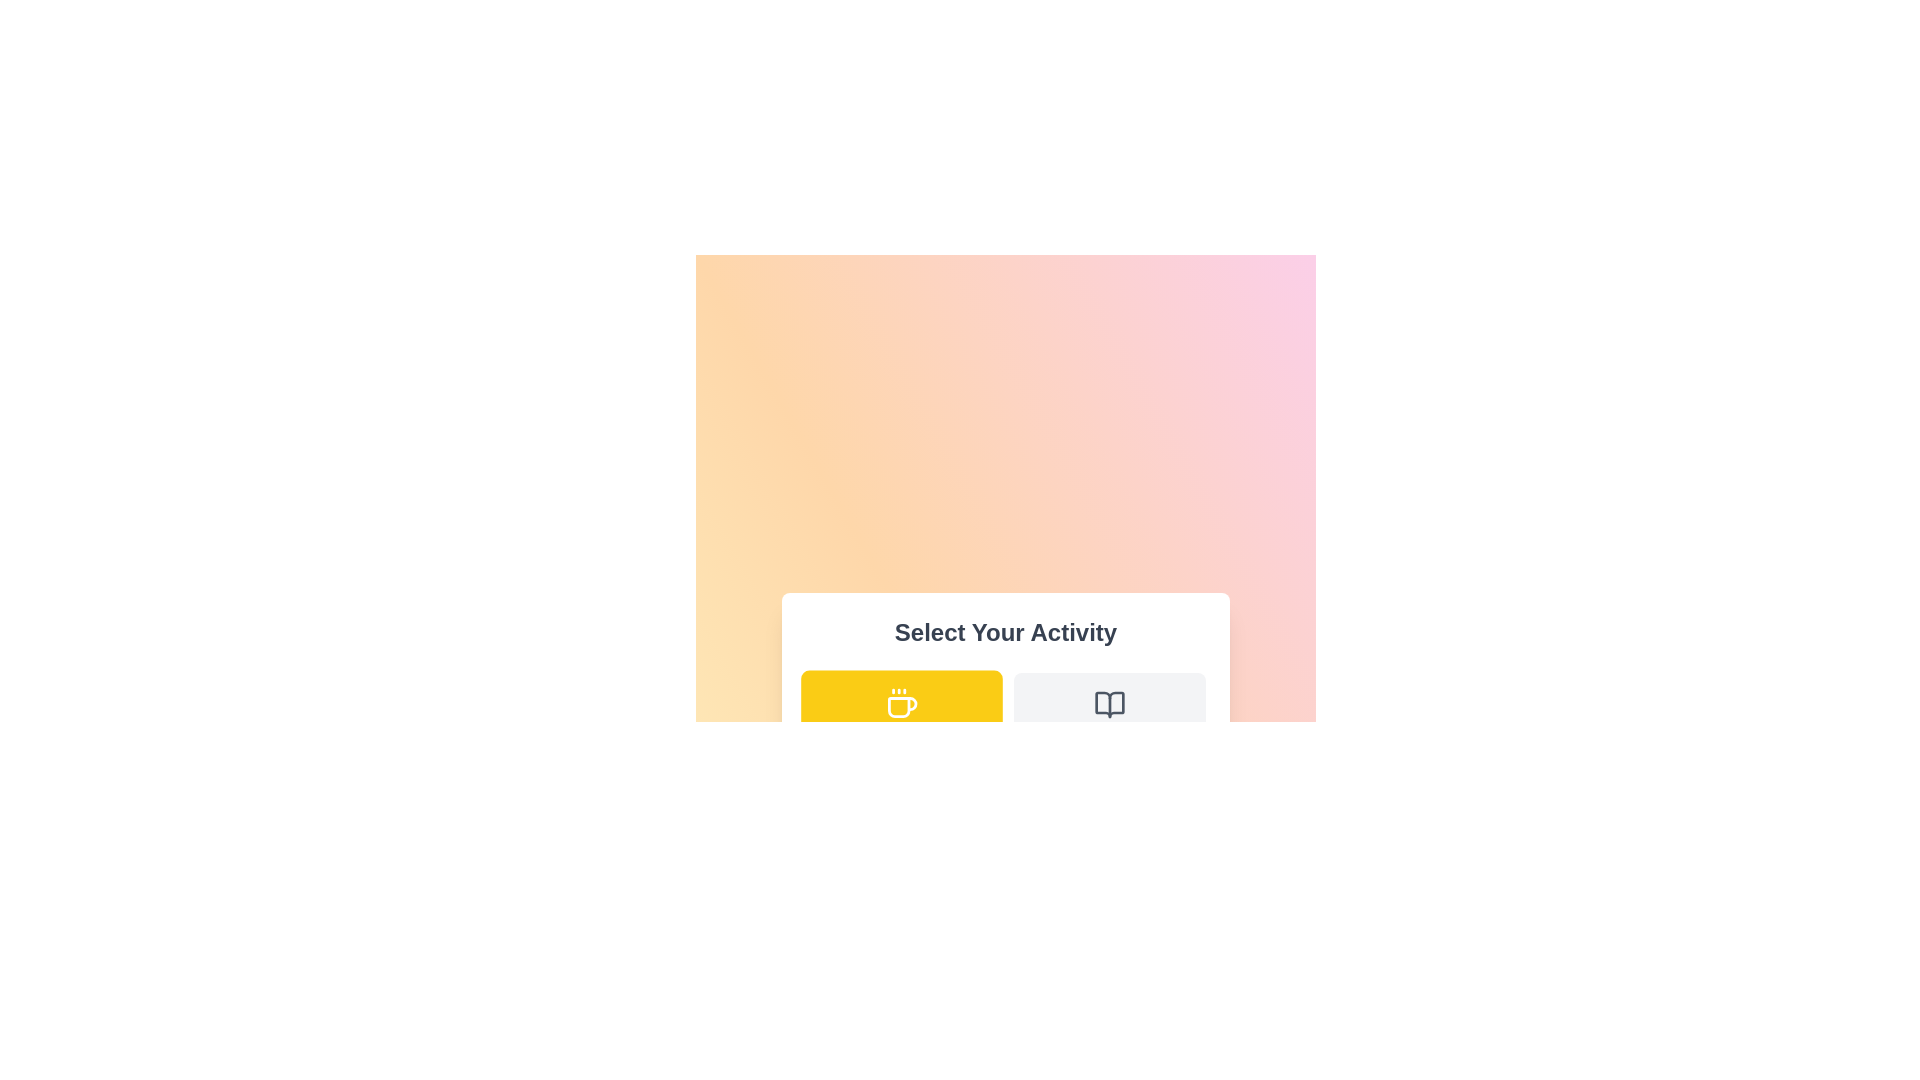  What do you see at coordinates (1108, 704) in the screenshot?
I see `the open book icon button located beneath the 'Select Your Activity' header` at bounding box center [1108, 704].